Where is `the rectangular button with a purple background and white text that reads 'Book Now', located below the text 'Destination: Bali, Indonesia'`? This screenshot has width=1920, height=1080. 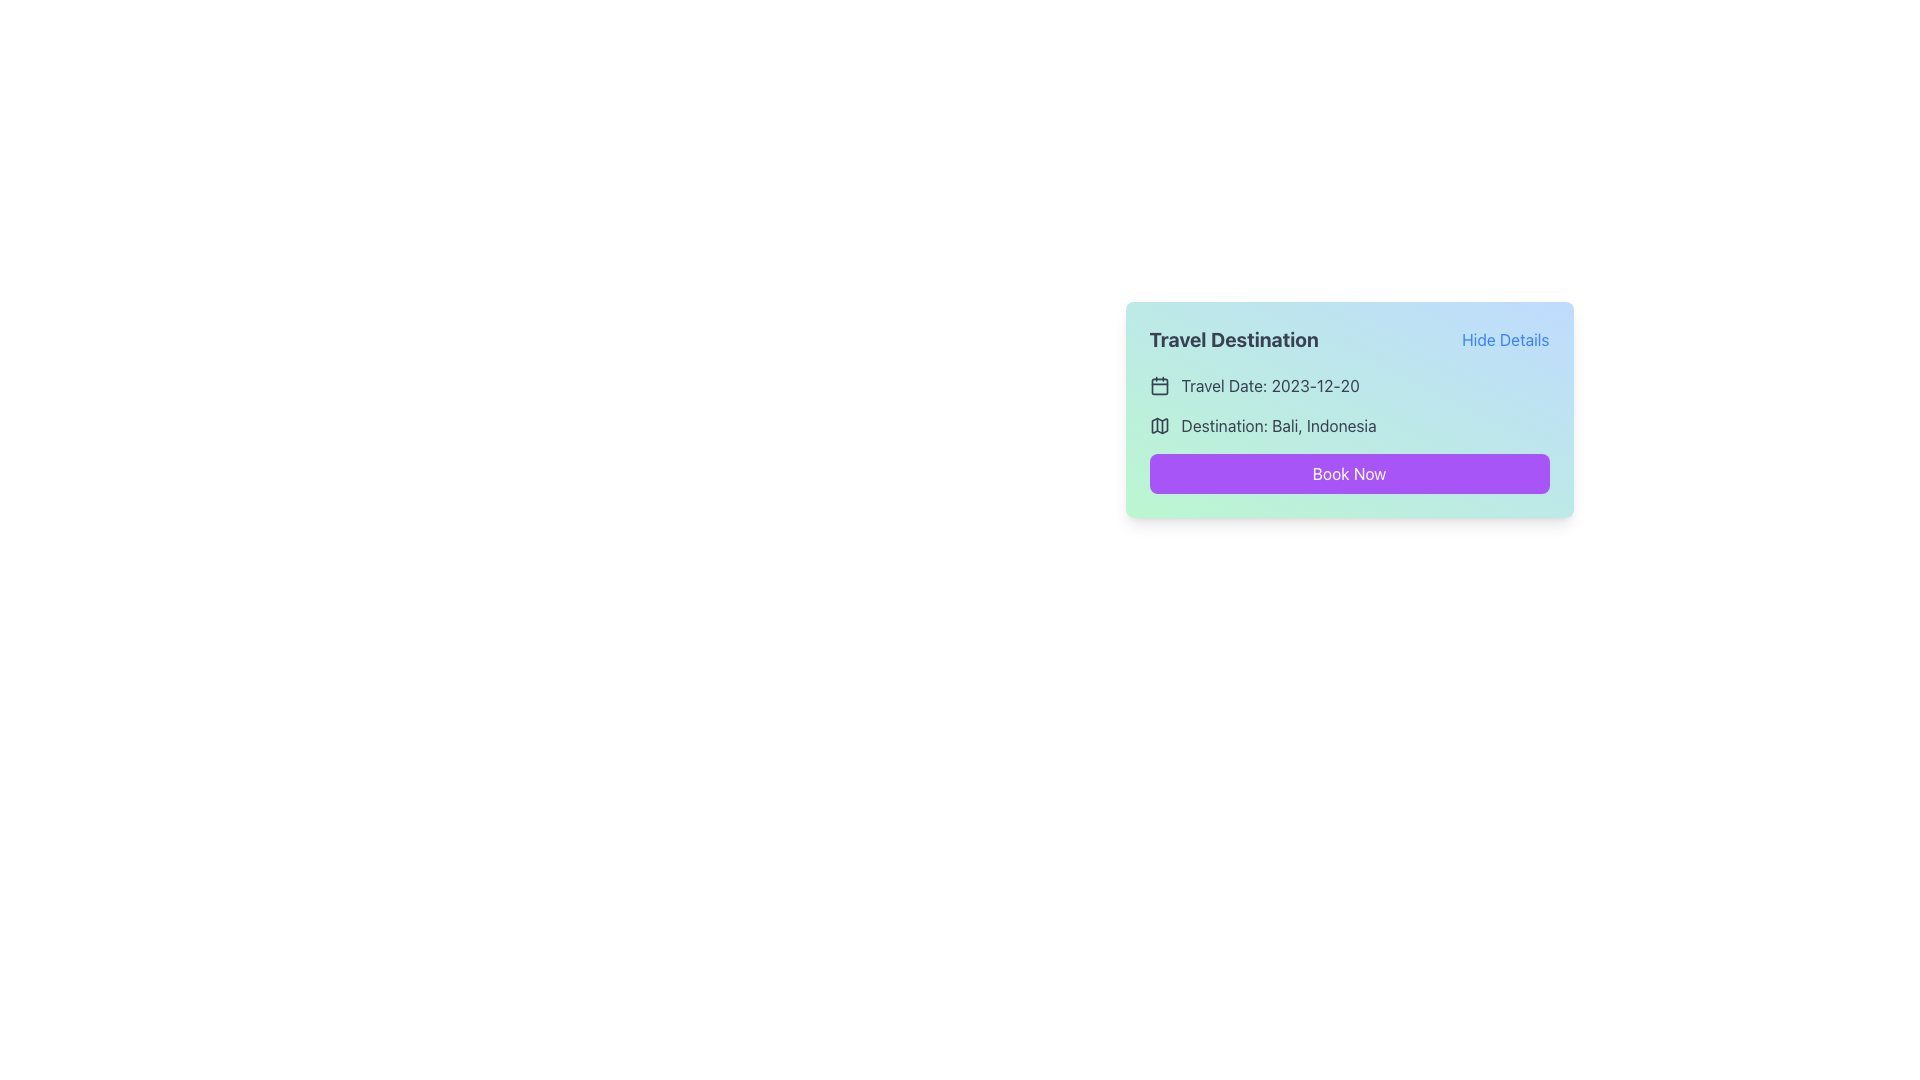
the rectangular button with a purple background and white text that reads 'Book Now', located below the text 'Destination: Bali, Indonesia' is located at coordinates (1349, 474).